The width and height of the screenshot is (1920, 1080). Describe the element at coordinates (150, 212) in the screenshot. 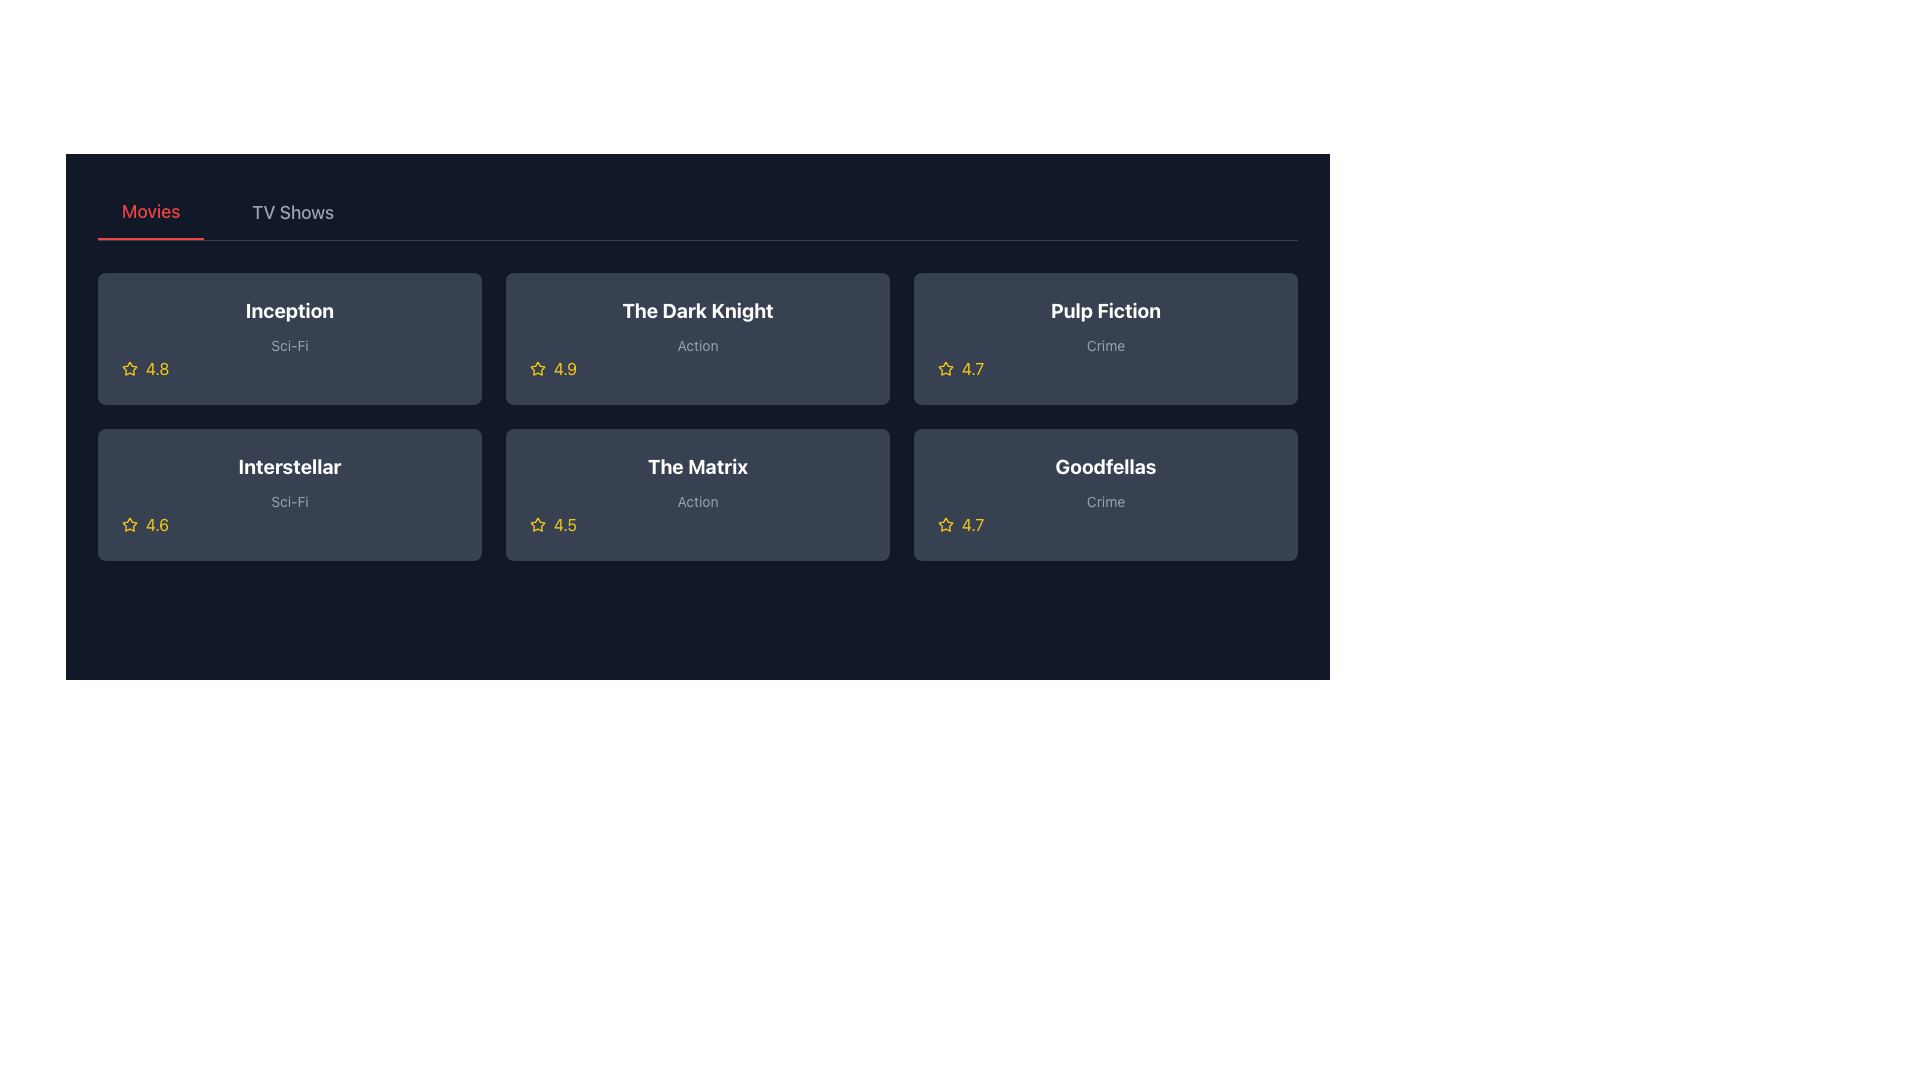

I see `the 'Movies' tab to switch the displayed content for navigation` at that location.